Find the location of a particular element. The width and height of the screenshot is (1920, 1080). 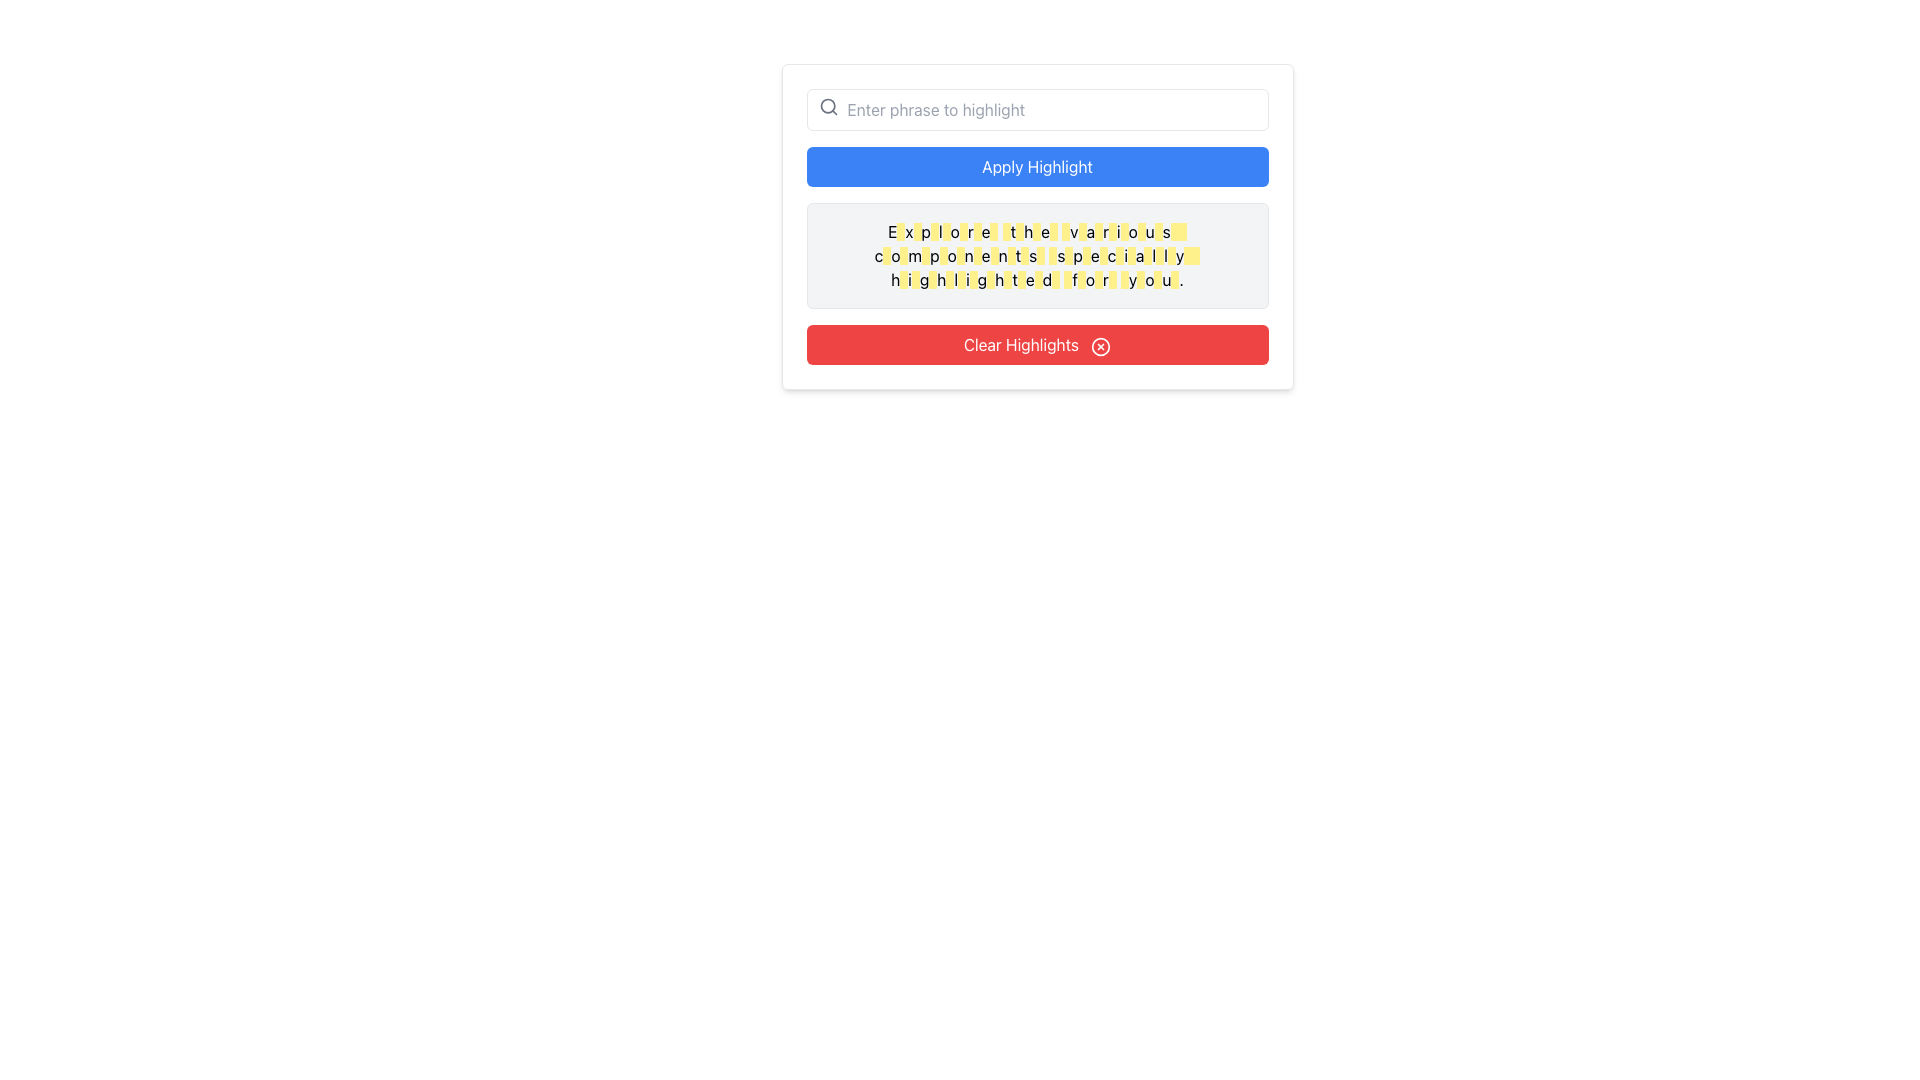

the 18th highlighted segment of the text block that reads 'Explore the various components specially highlighted for you.' is located at coordinates (1158, 230).